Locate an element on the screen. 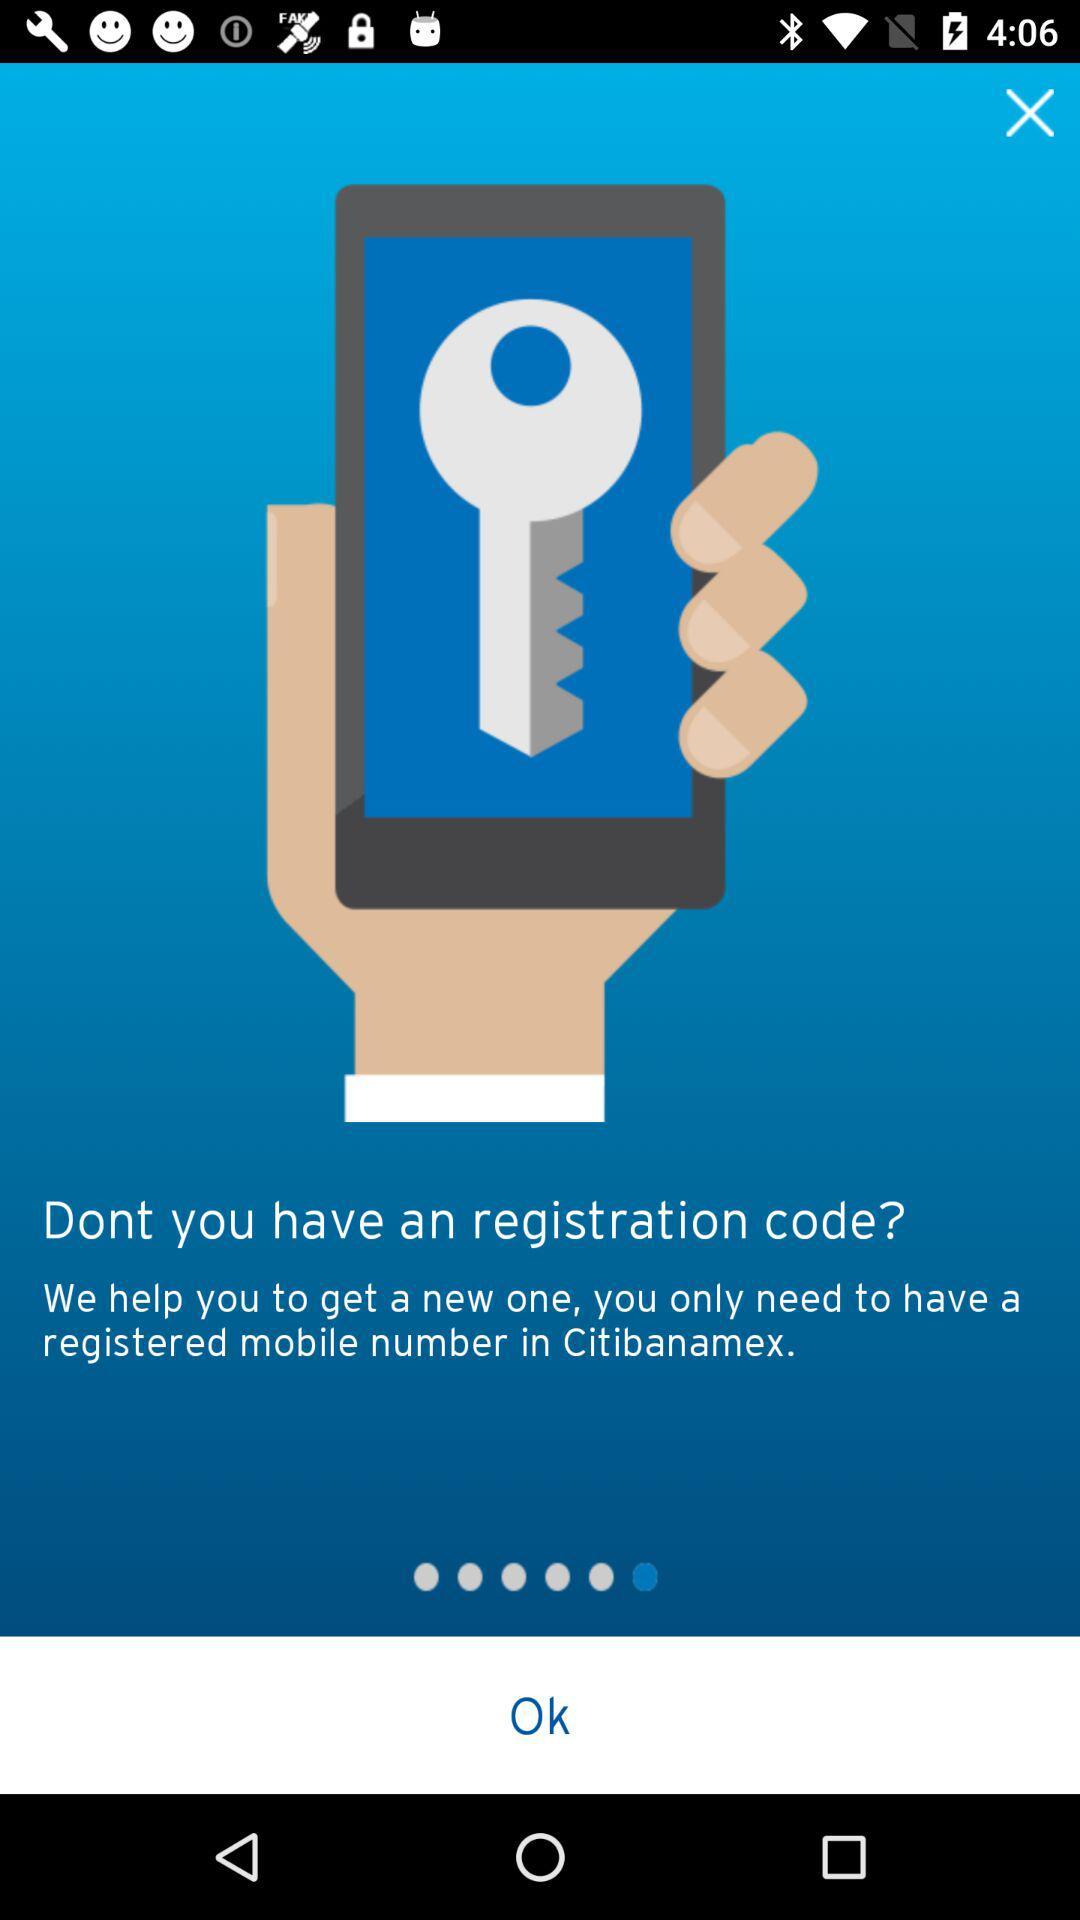 Image resolution: width=1080 pixels, height=1920 pixels. to close is located at coordinates (1030, 111).